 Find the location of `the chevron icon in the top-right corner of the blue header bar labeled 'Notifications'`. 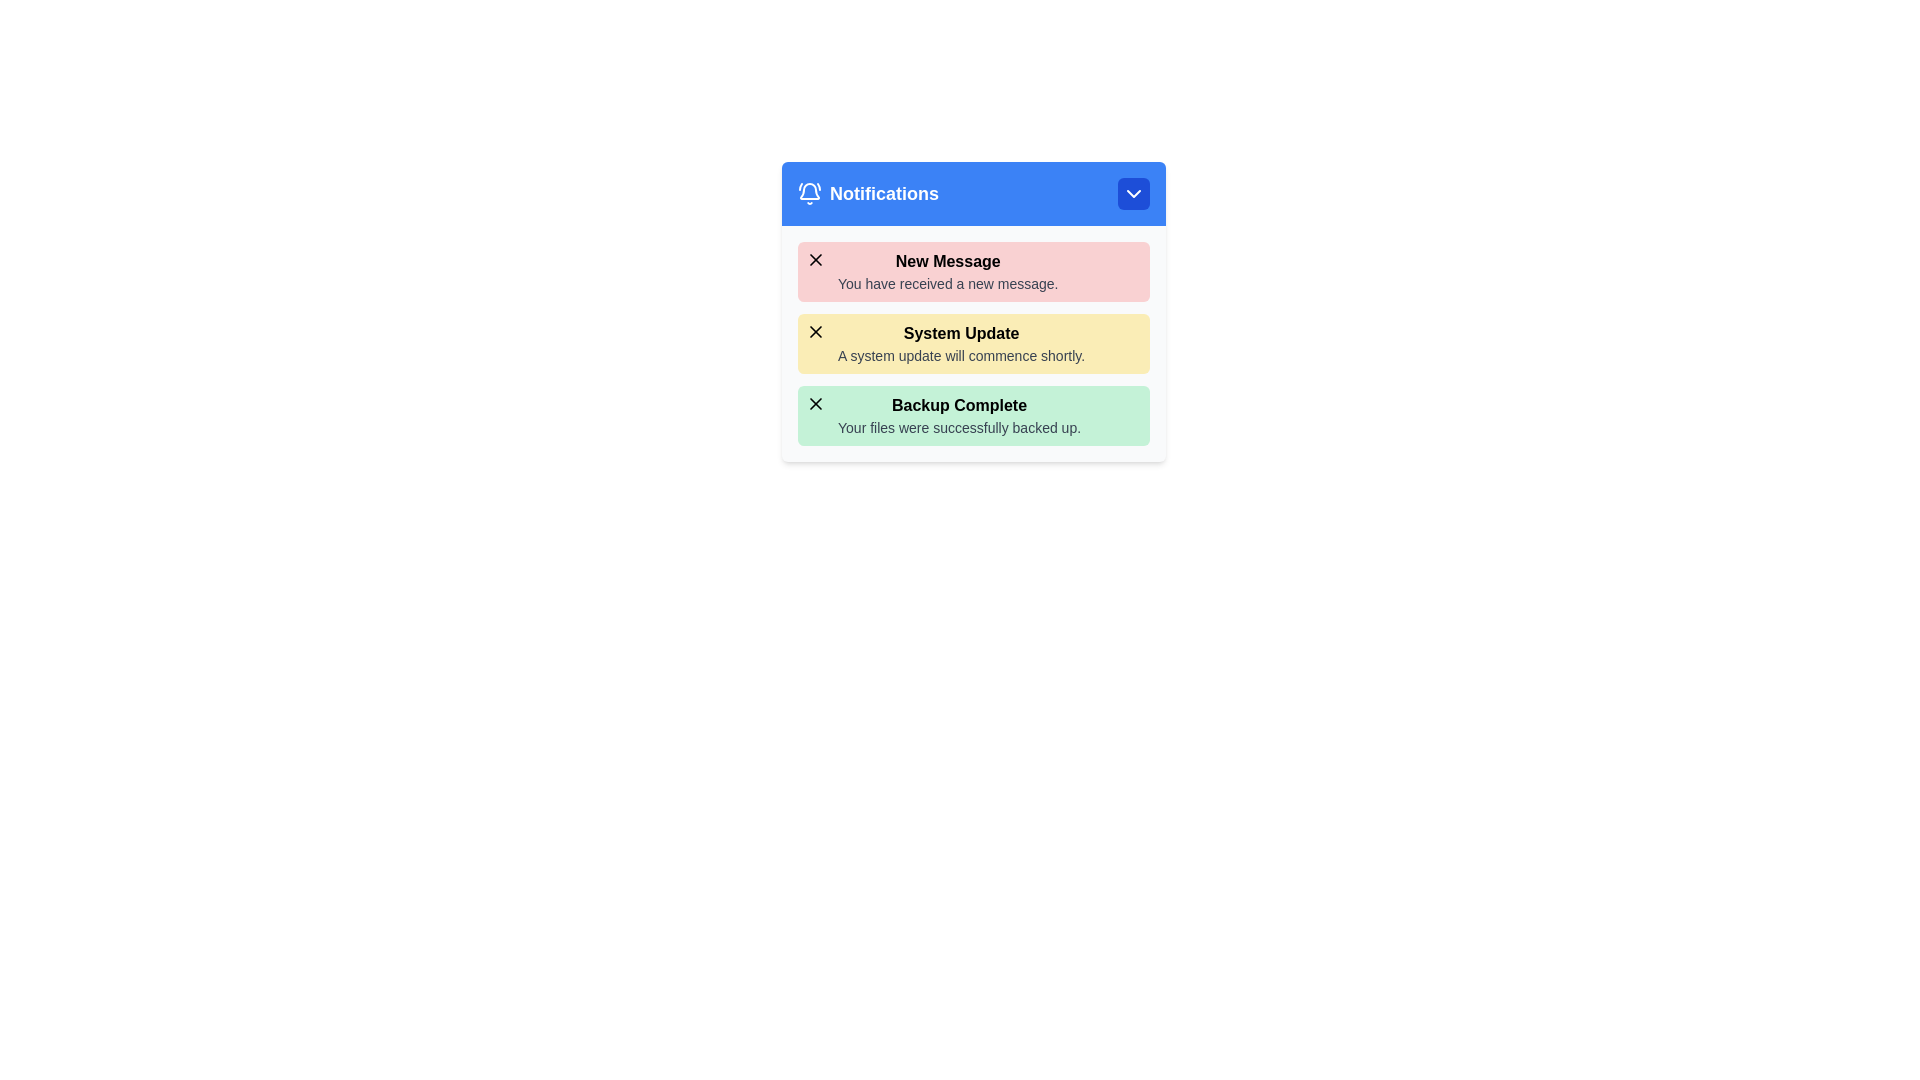

the chevron icon in the top-right corner of the blue header bar labeled 'Notifications' is located at coordinates (1133, 193).